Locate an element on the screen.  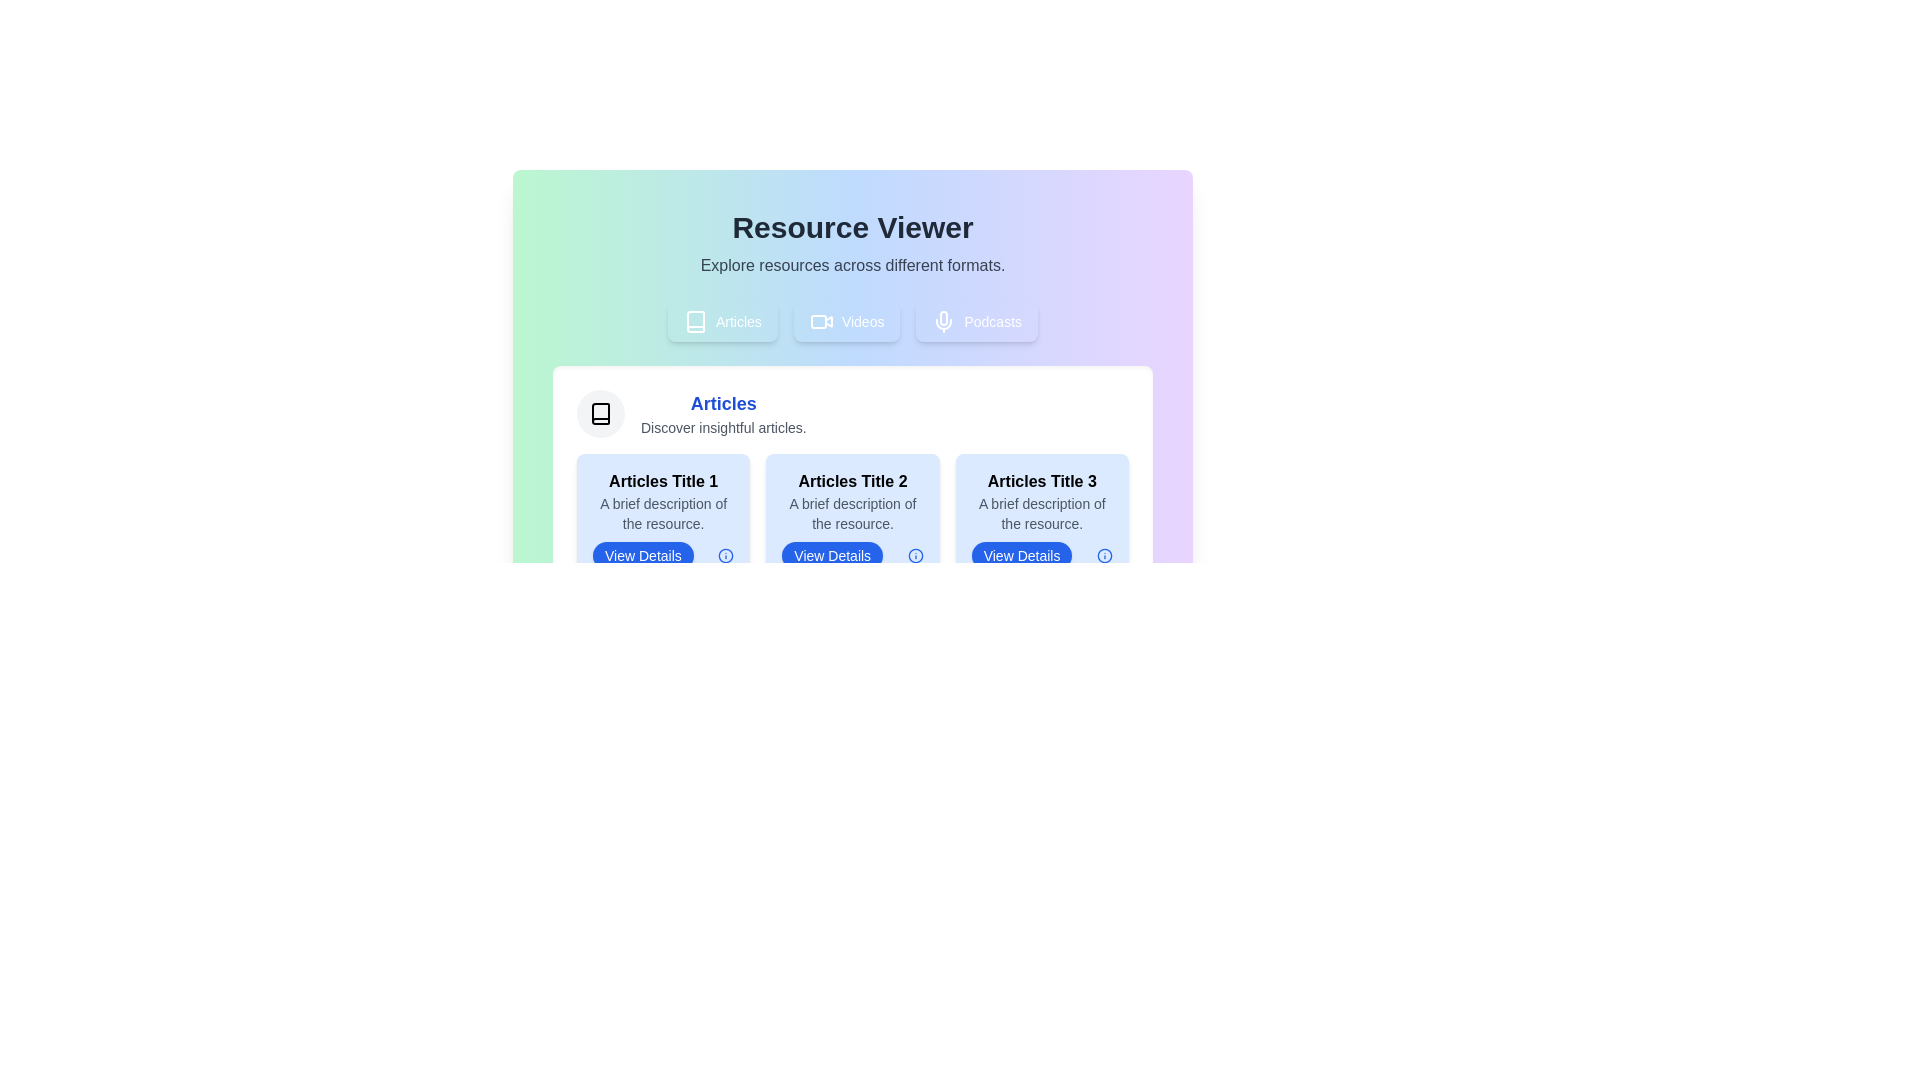
the navigation button for the 'Videos' section is located at coordinates (847, 320).